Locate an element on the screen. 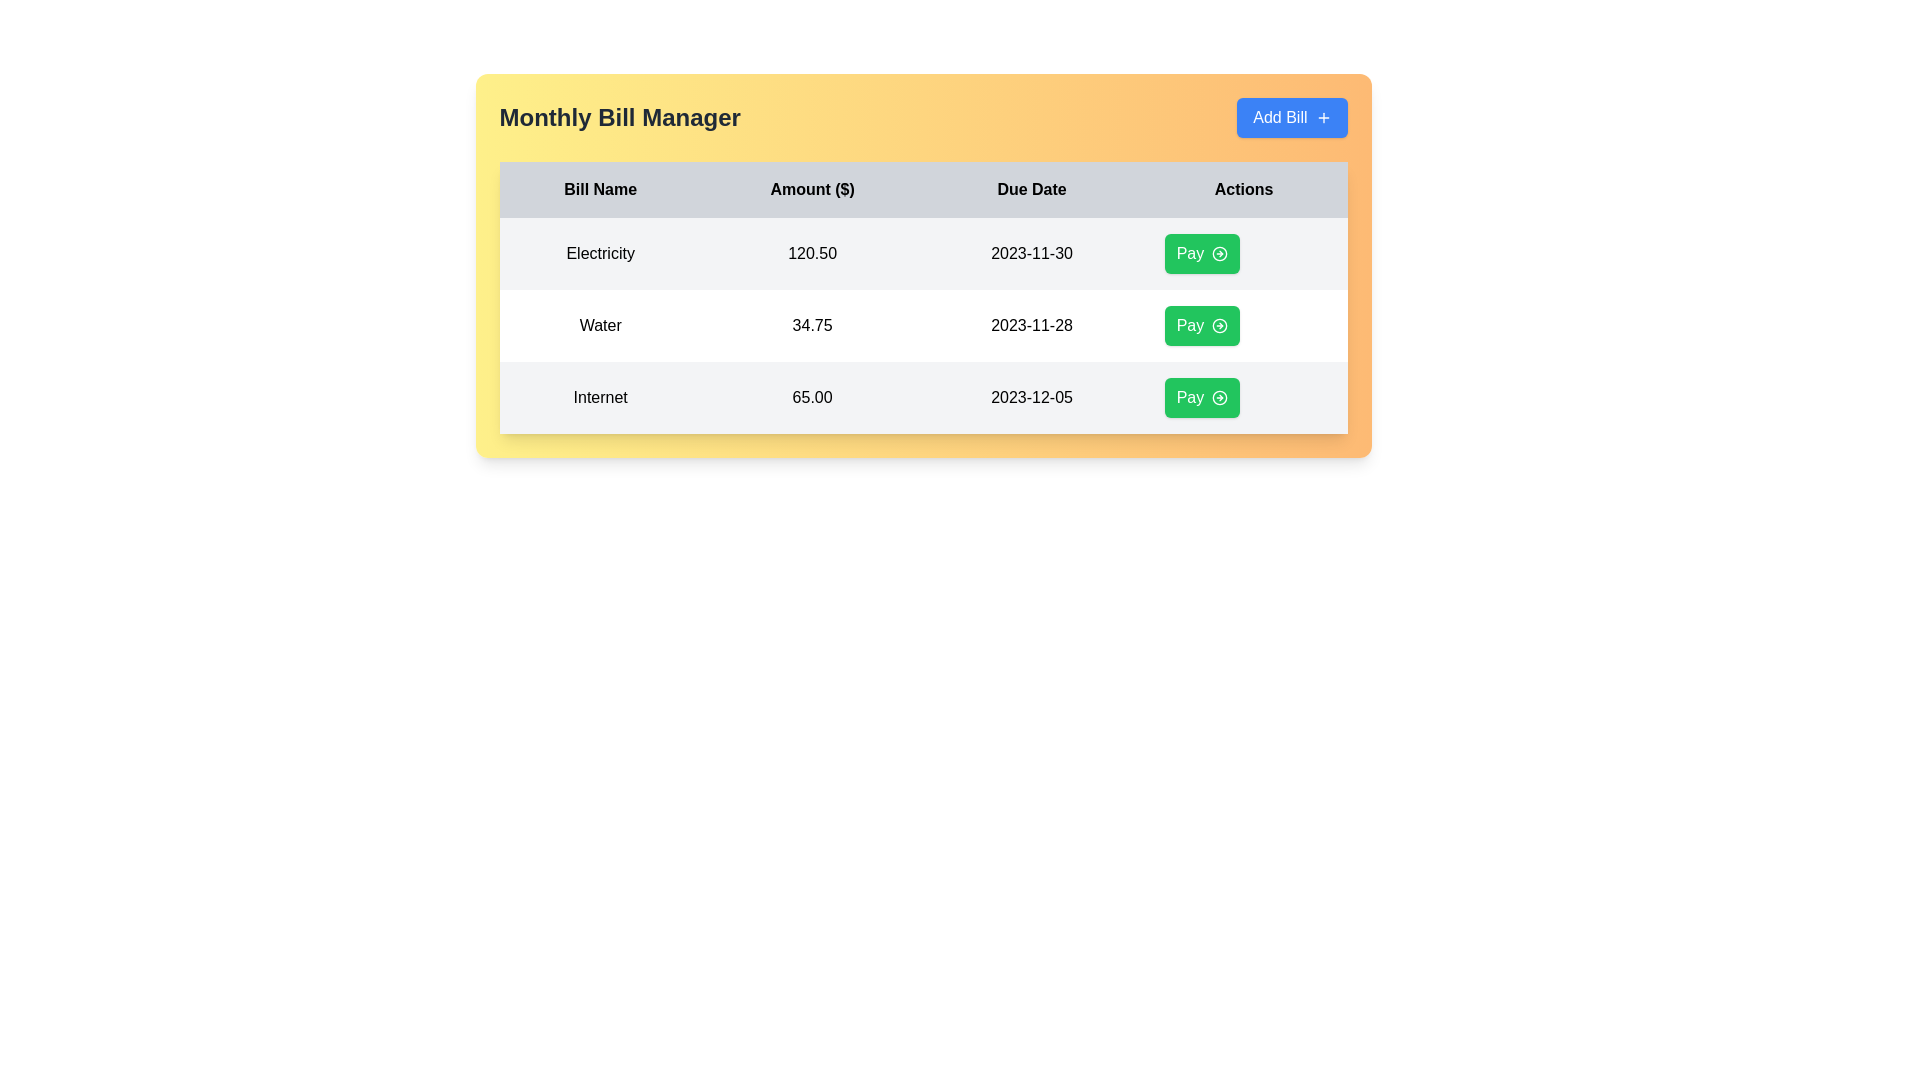 This screenshot has height=1080, width=1920. the text display cell containing '2023-11-28' in the Monthly Bill Manager table, which is the third column in the second row is located at coordinates (1032, 325).